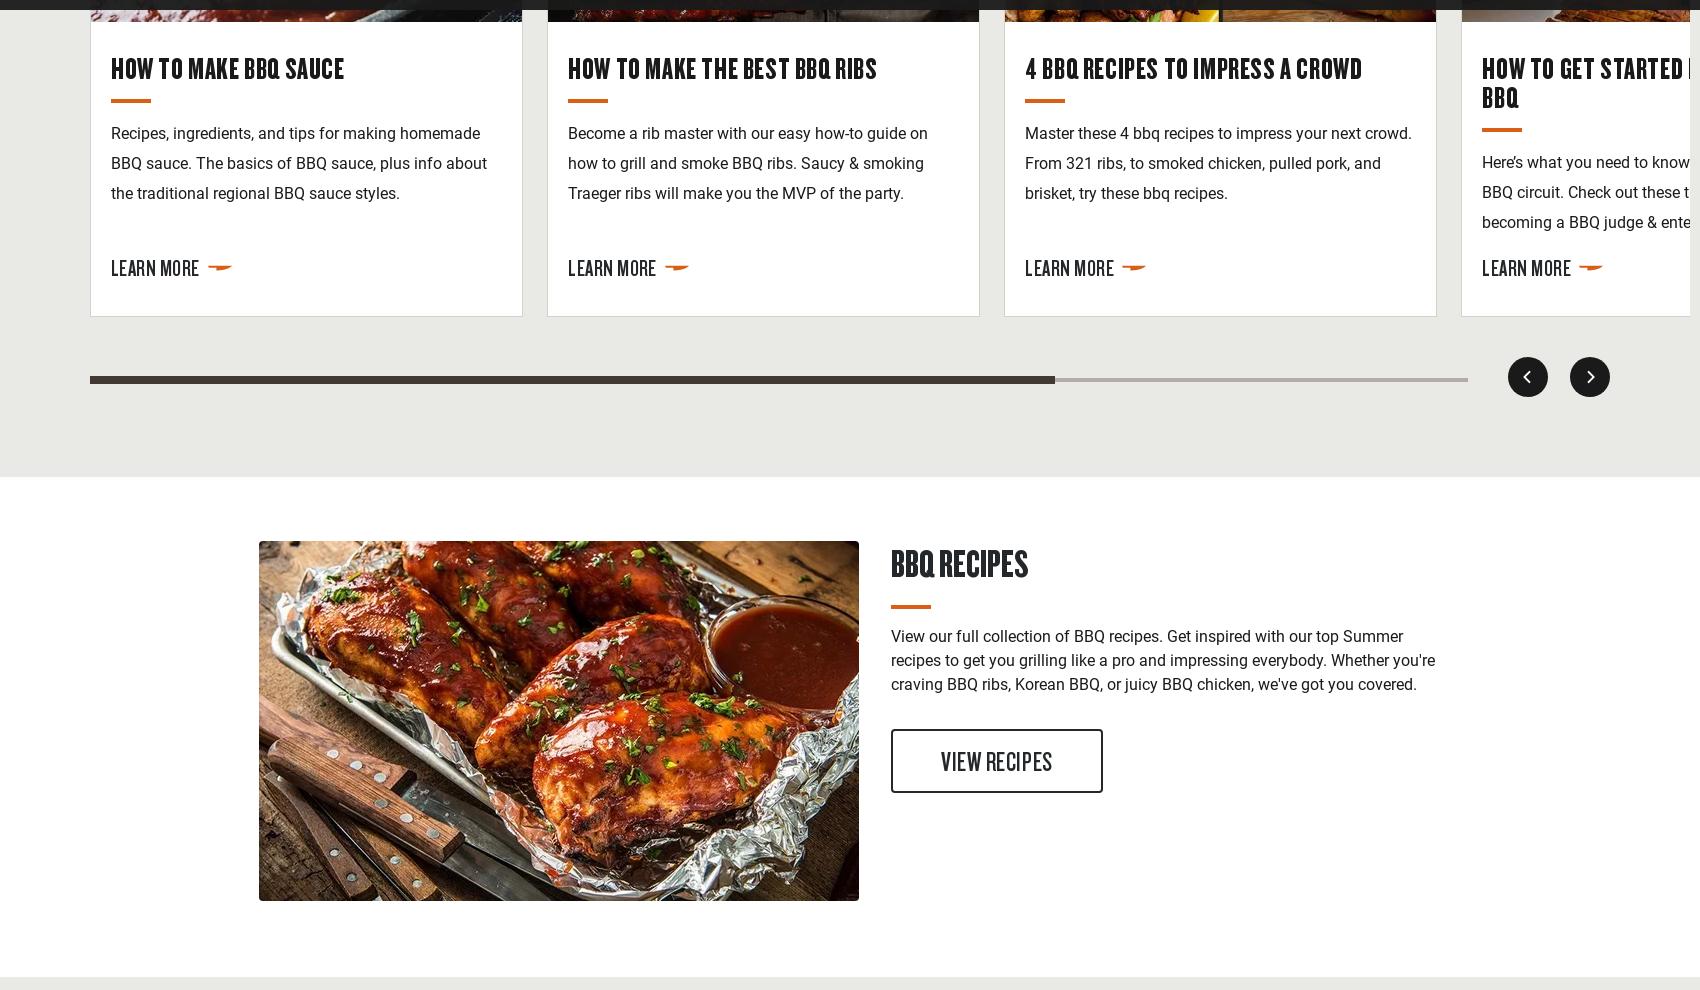 This screenshot has width=1700, height=990. Describe the element at coordinates (958, 562) in the screenshot. I see `'BBQ Recipes'` at that location.